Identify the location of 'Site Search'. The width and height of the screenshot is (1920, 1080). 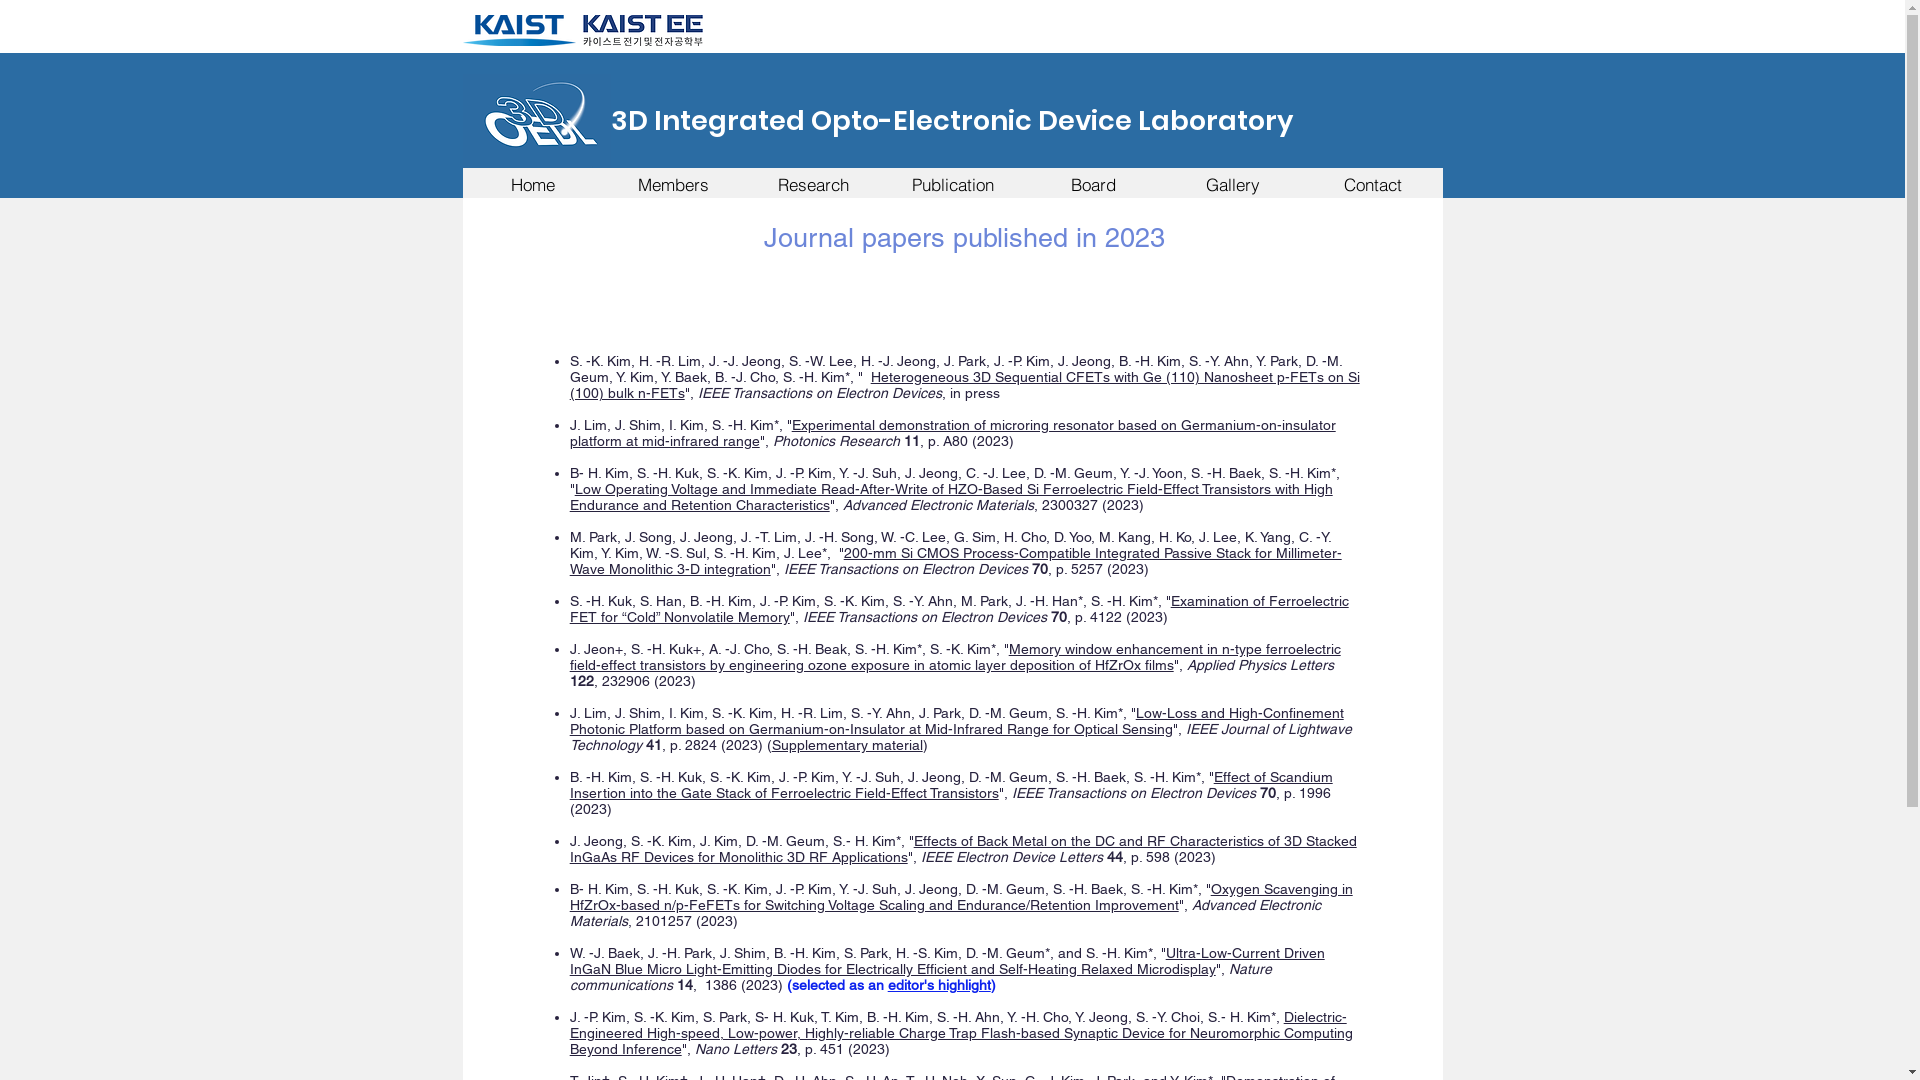
(1321, 28).